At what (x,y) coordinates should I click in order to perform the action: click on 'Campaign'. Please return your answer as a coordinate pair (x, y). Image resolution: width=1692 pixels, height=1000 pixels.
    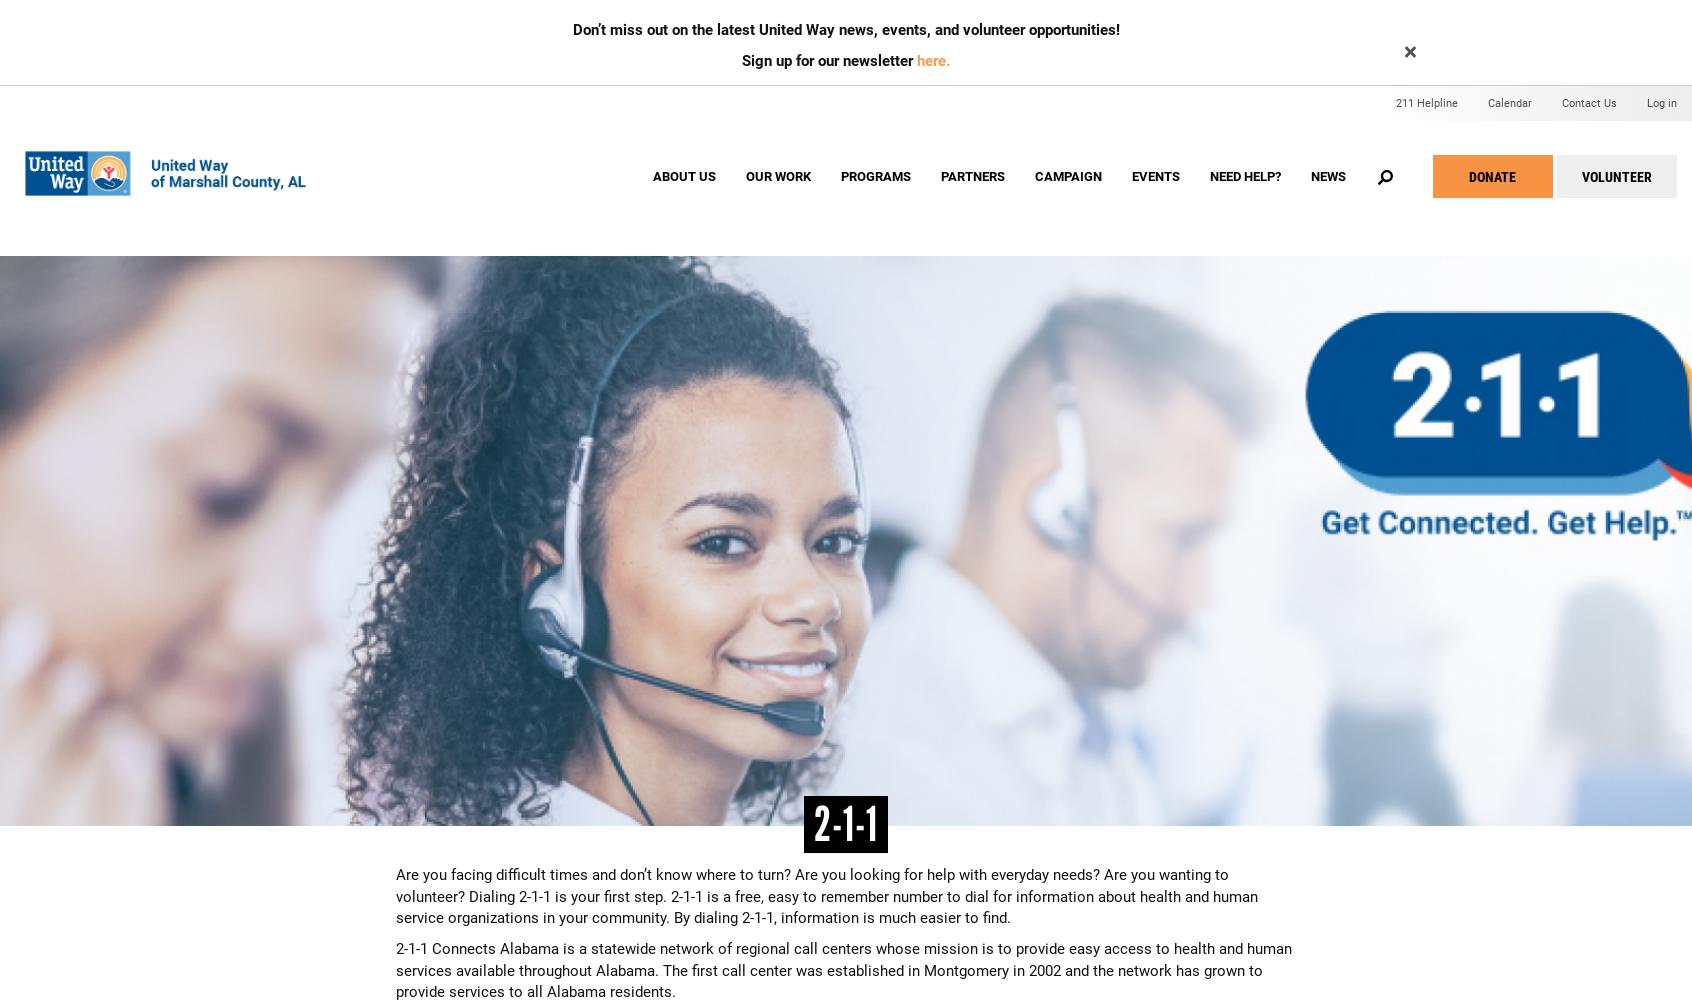
    Looking at the image, I should click on (1067, 176).